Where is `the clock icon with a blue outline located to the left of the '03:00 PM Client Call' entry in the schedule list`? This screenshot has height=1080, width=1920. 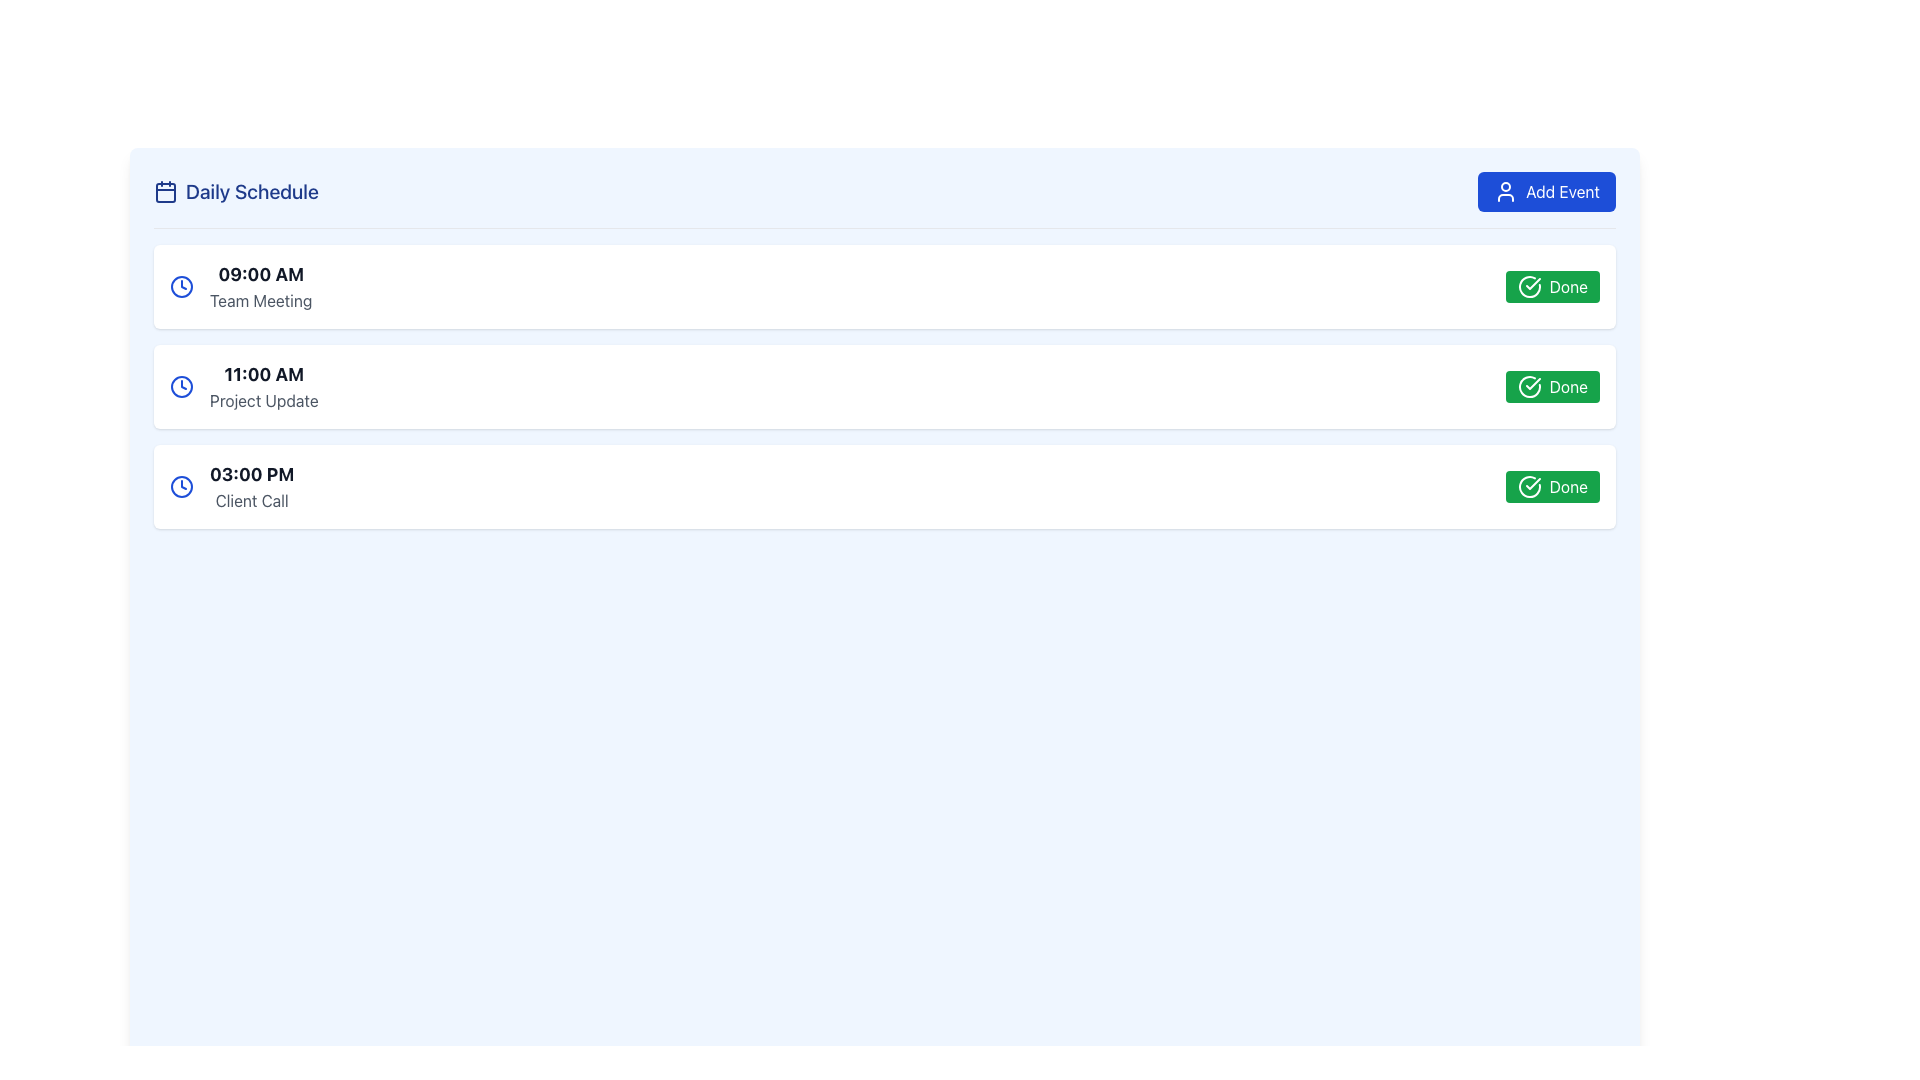 the clock icon with a blue outline located to the left of the '03:00 PM Client Call' entry in the schedule list is located at coordinates (182, 486).